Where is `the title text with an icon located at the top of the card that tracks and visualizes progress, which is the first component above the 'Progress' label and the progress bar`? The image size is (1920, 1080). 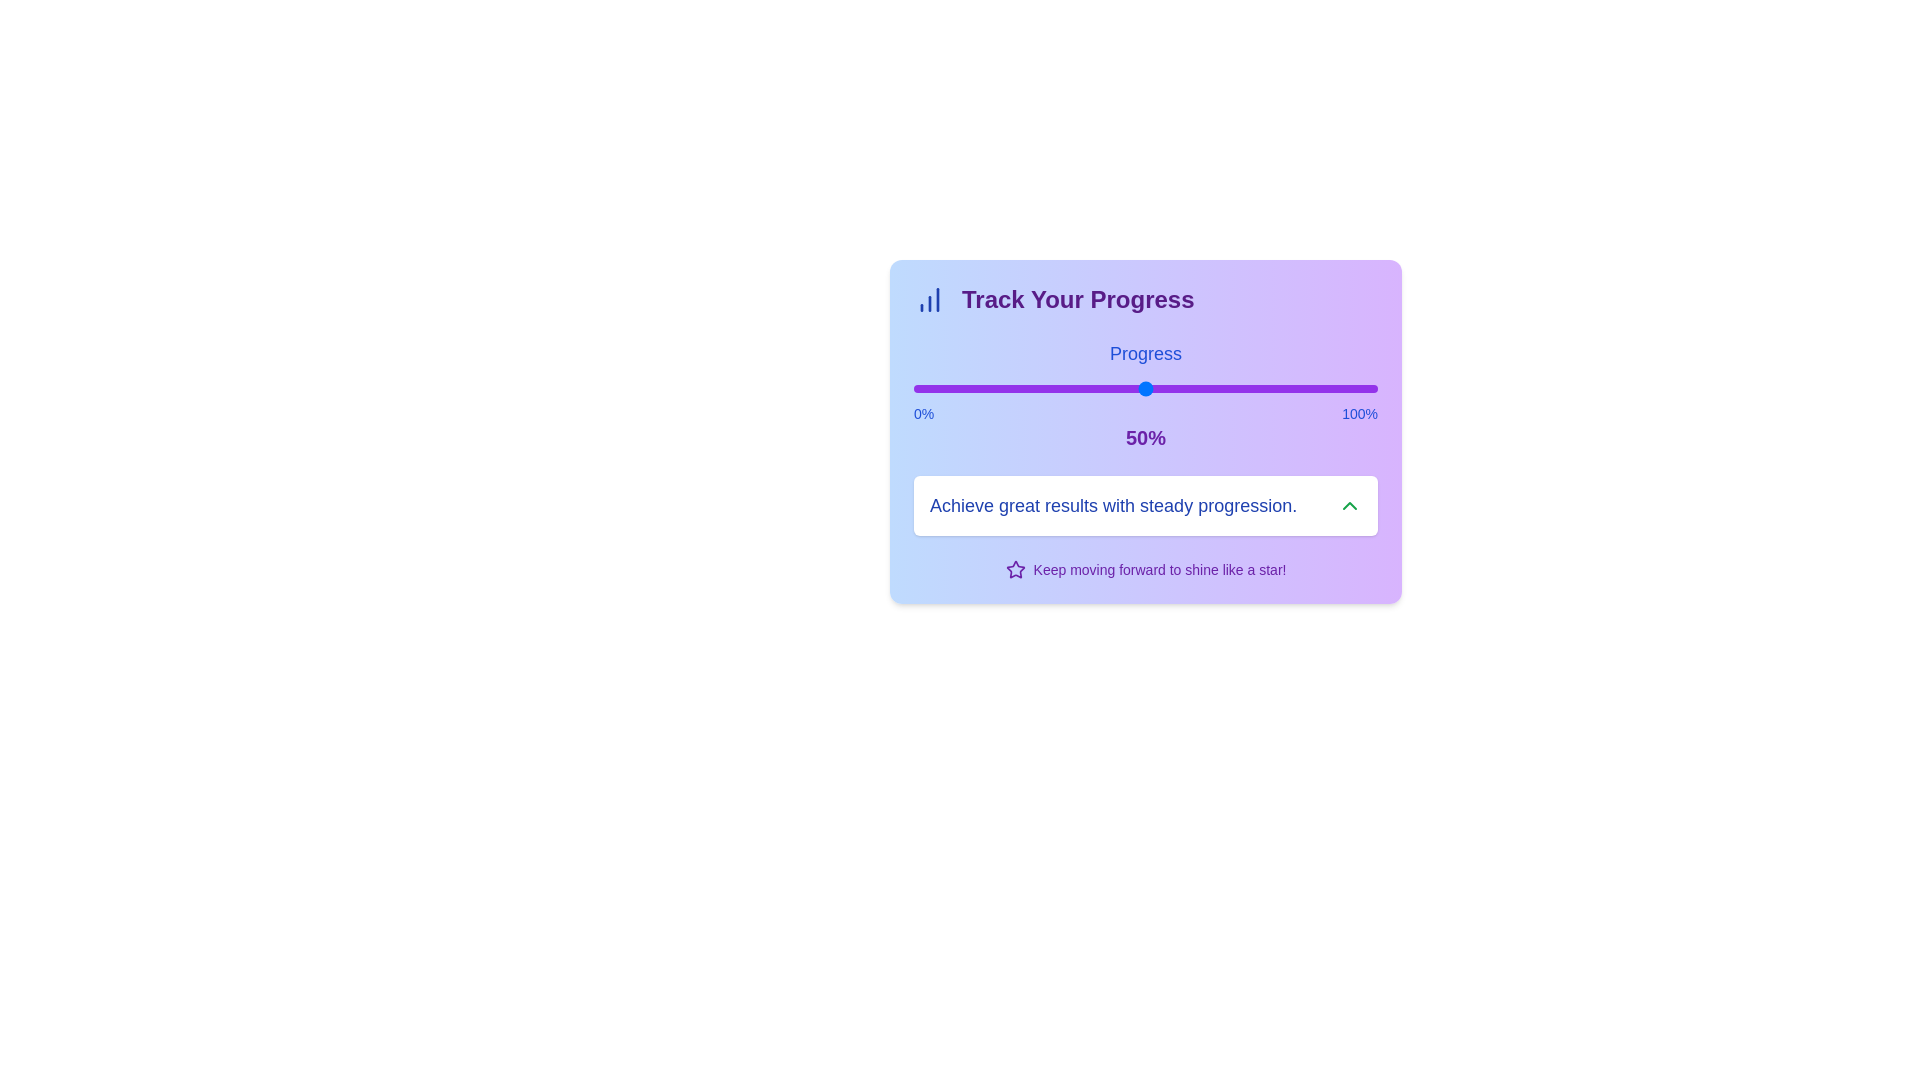
the title text with an icon located at the top of the card that tracks and visualizes progress, which is the first component above the 'Progress' label and the progress bar is located at coordinates (1146, 300).